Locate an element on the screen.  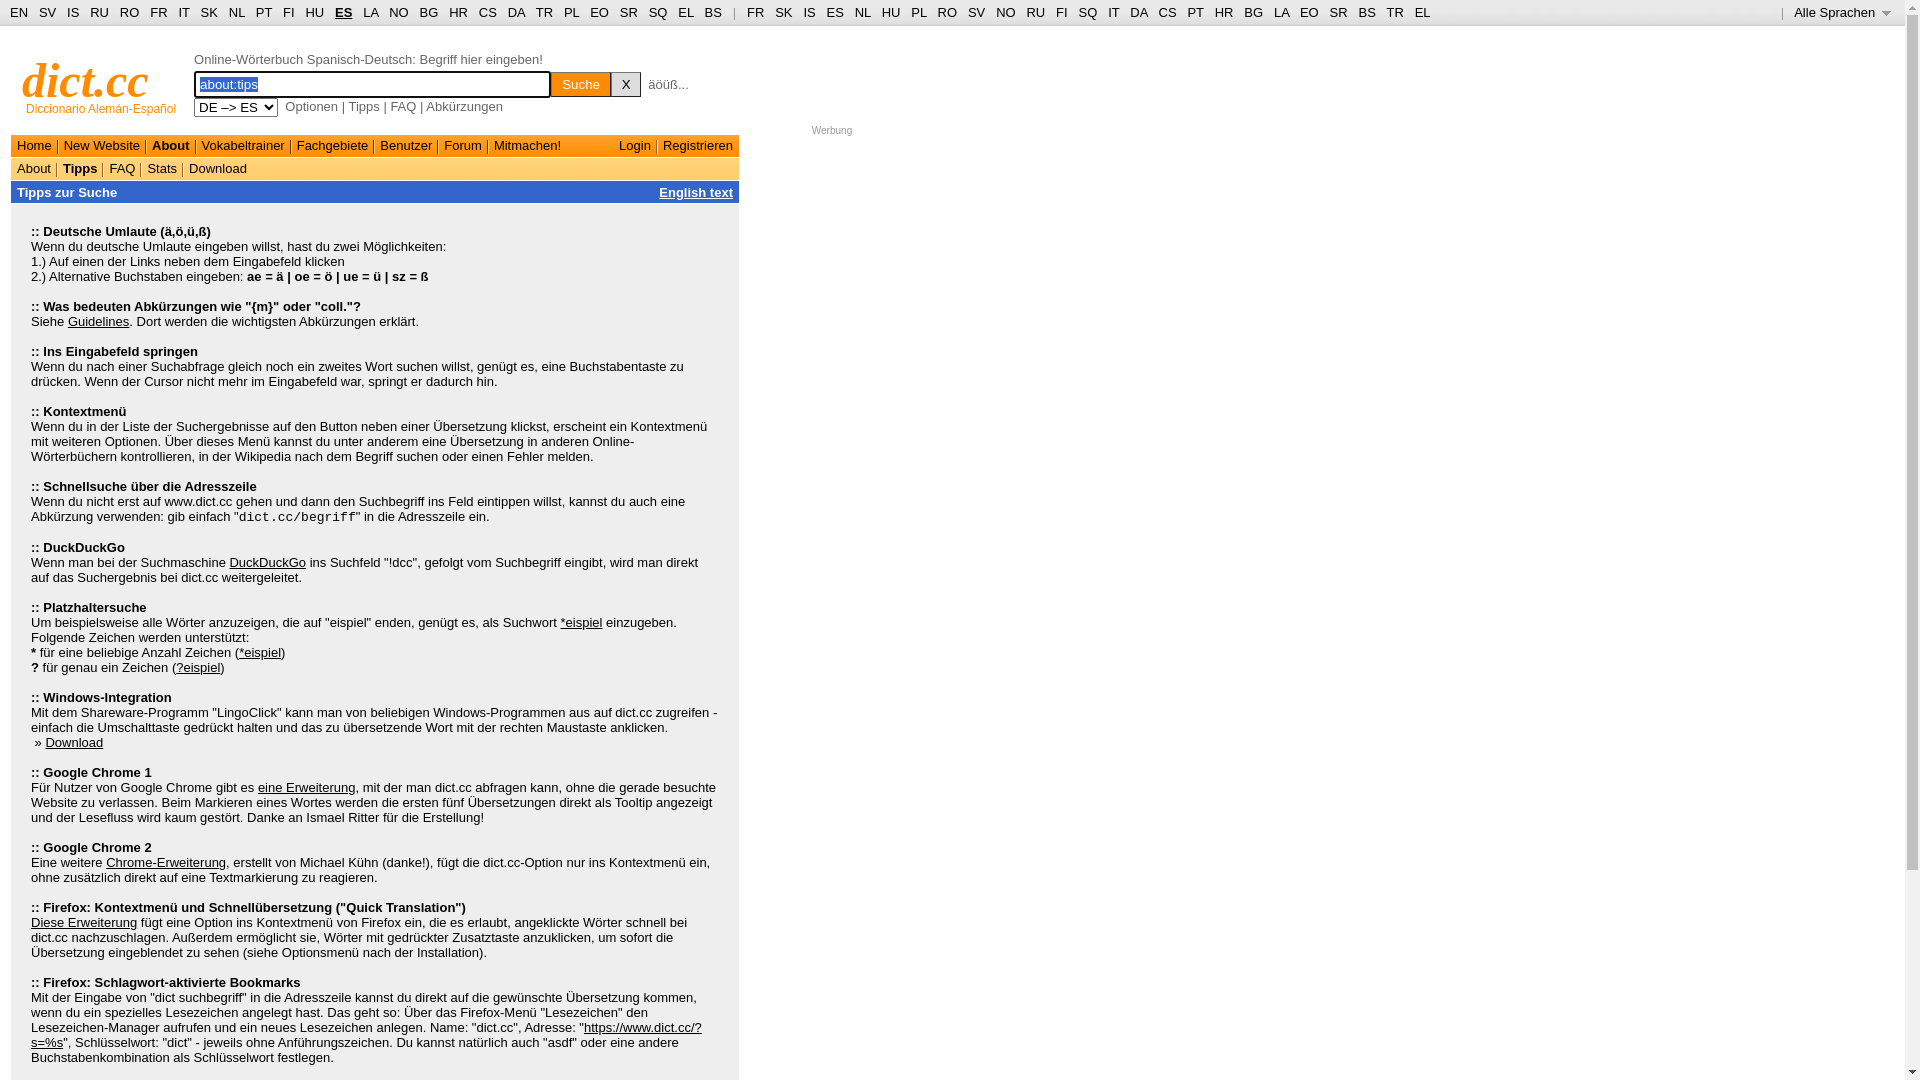
'HU' is located at coordinates (881, 12).